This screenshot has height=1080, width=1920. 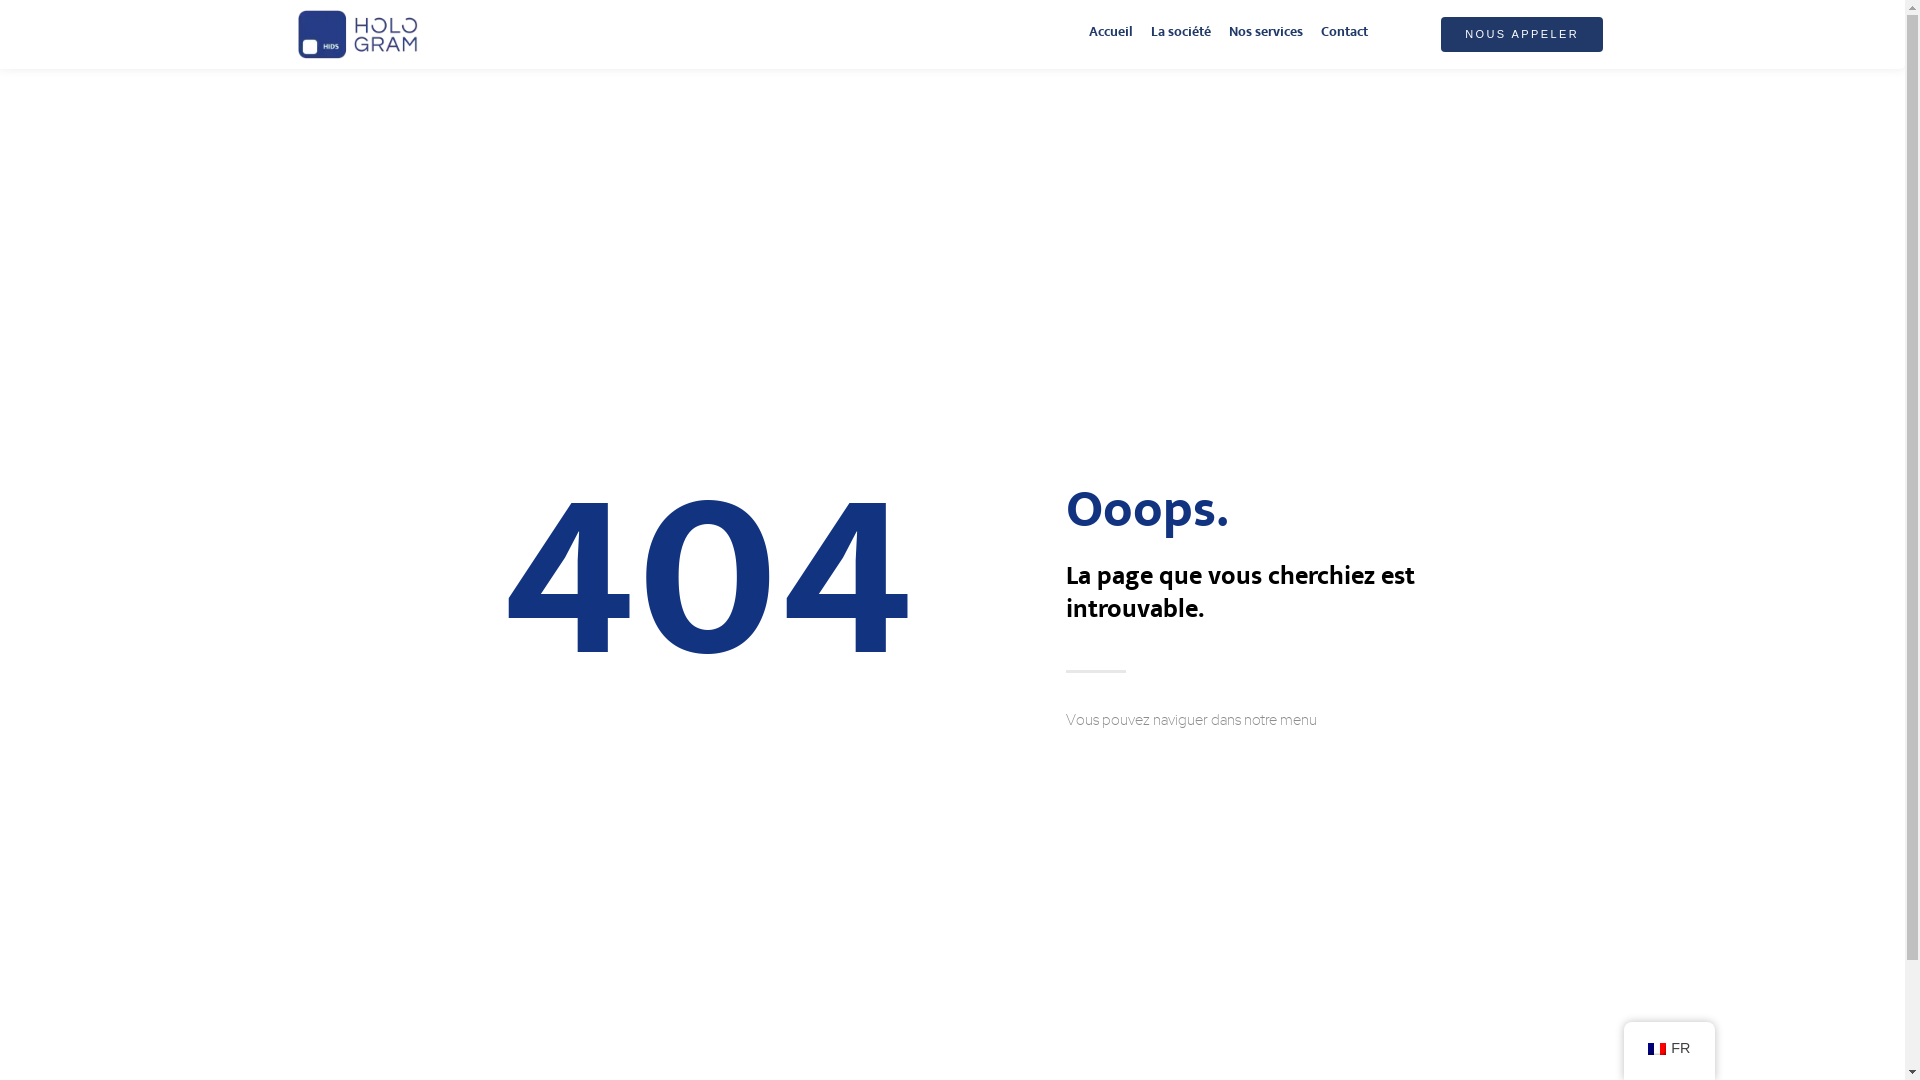 I want to click on 'Contact', so click(x=1344, y=34).